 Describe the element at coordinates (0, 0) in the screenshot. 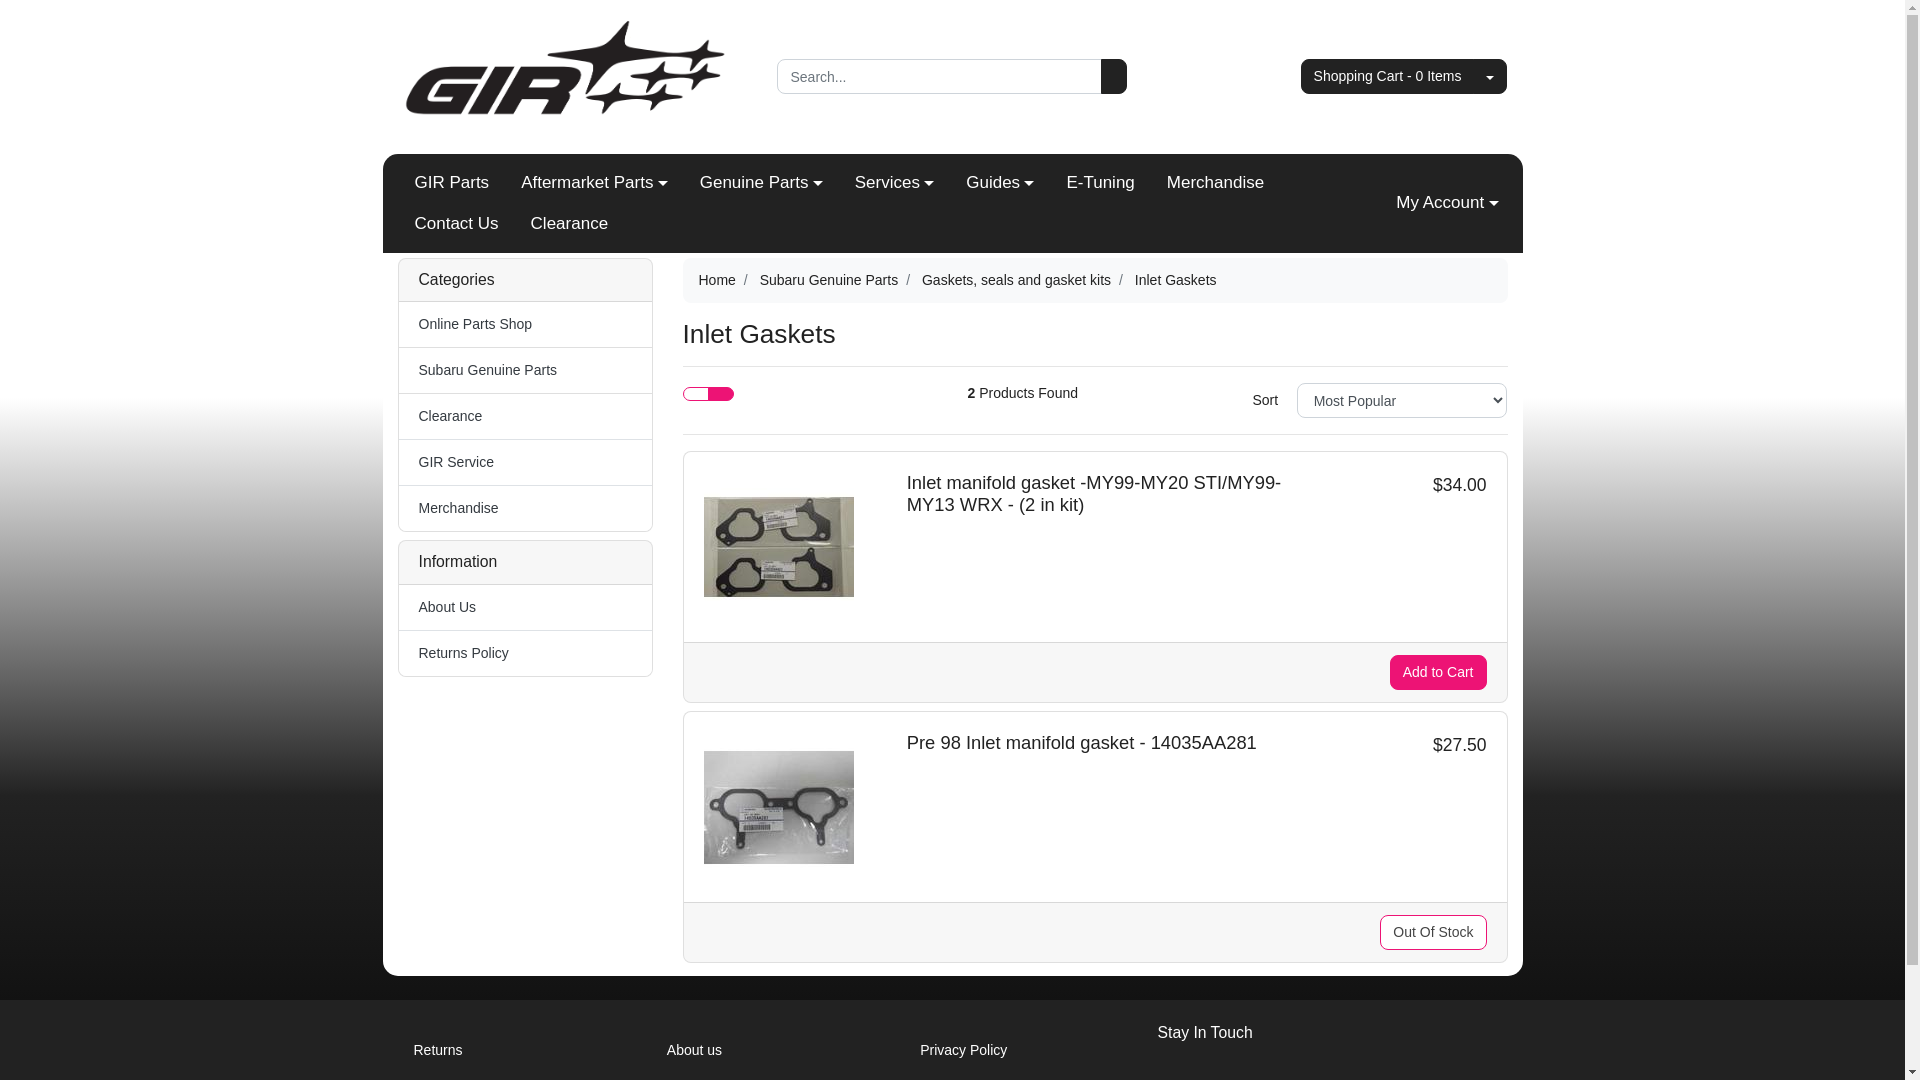

I see `'Skip to main content'` at that location.